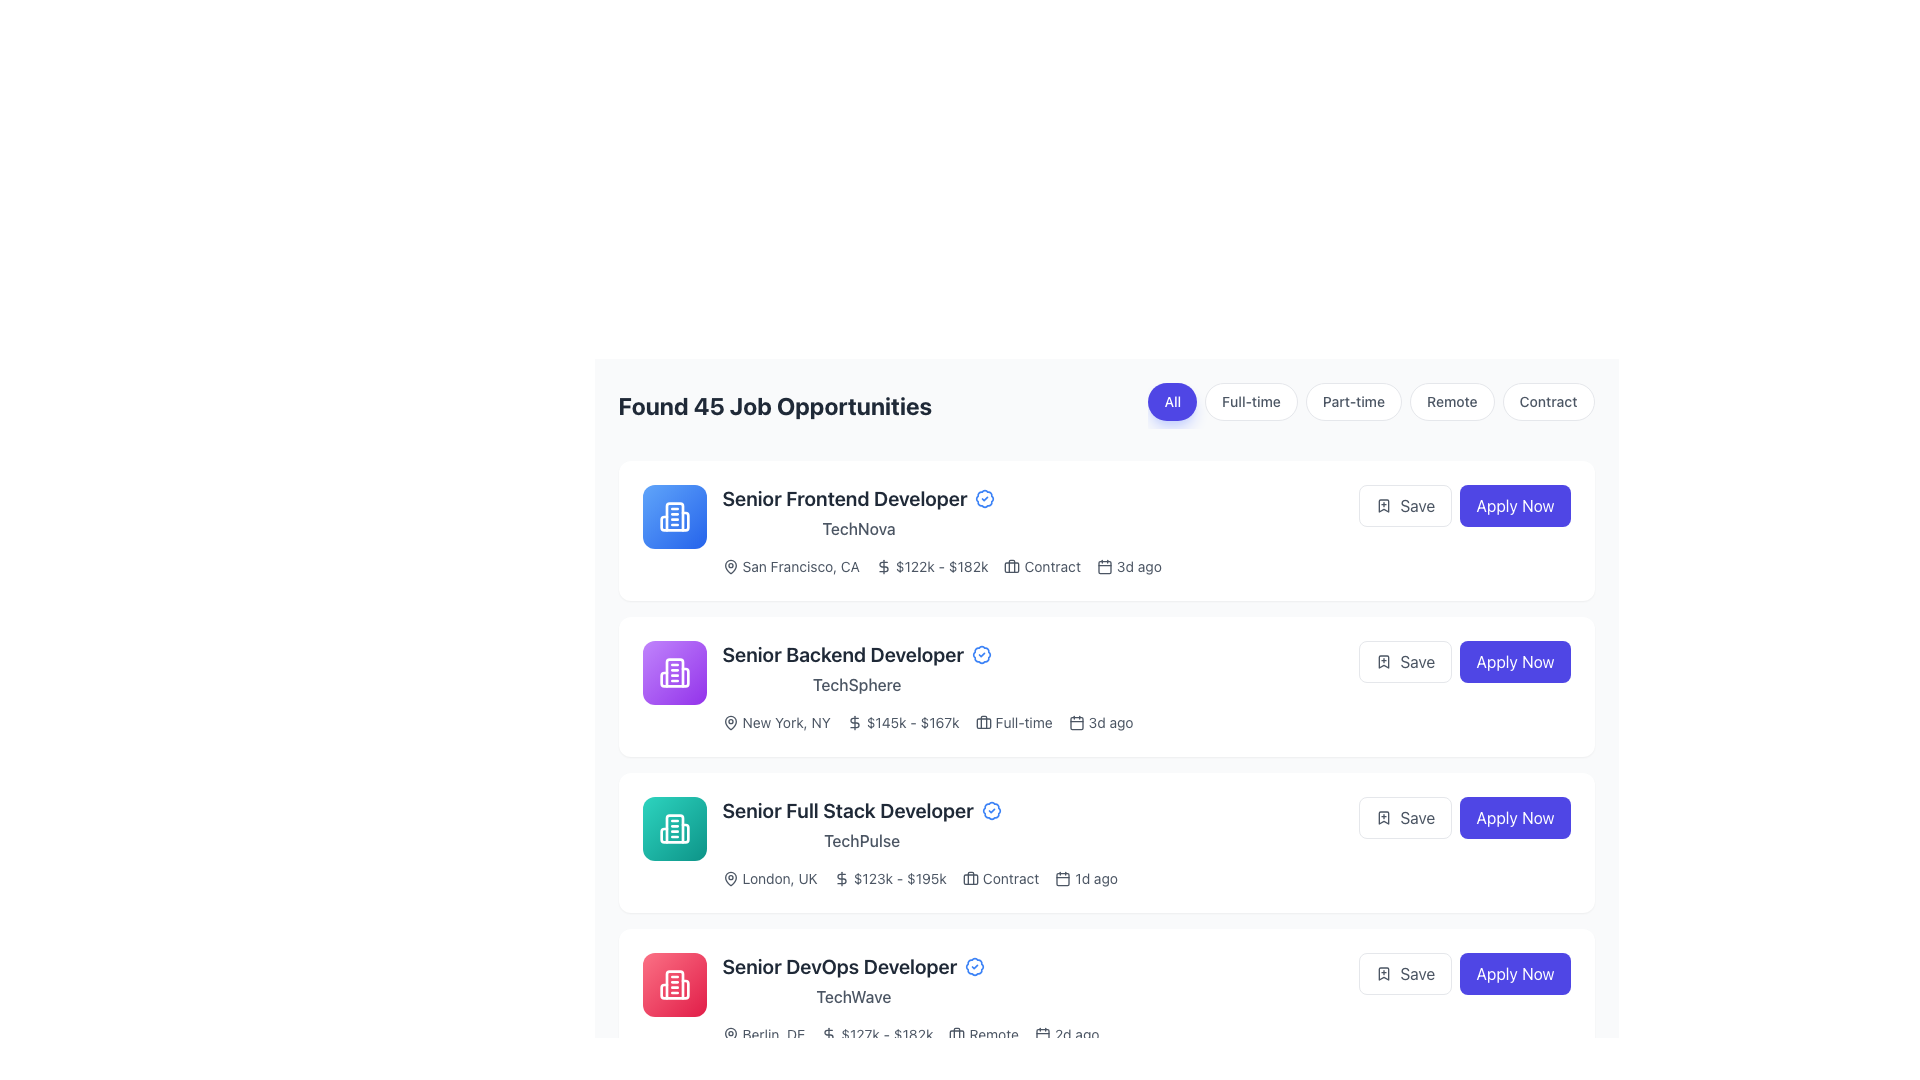  What do you see at coordinates (991, 810) in the screenshot?
I see `the decorative badge with a checkmark indicating verification for the 'Senior Full Stack Developer' job listing` at bounding box center [991, 810].